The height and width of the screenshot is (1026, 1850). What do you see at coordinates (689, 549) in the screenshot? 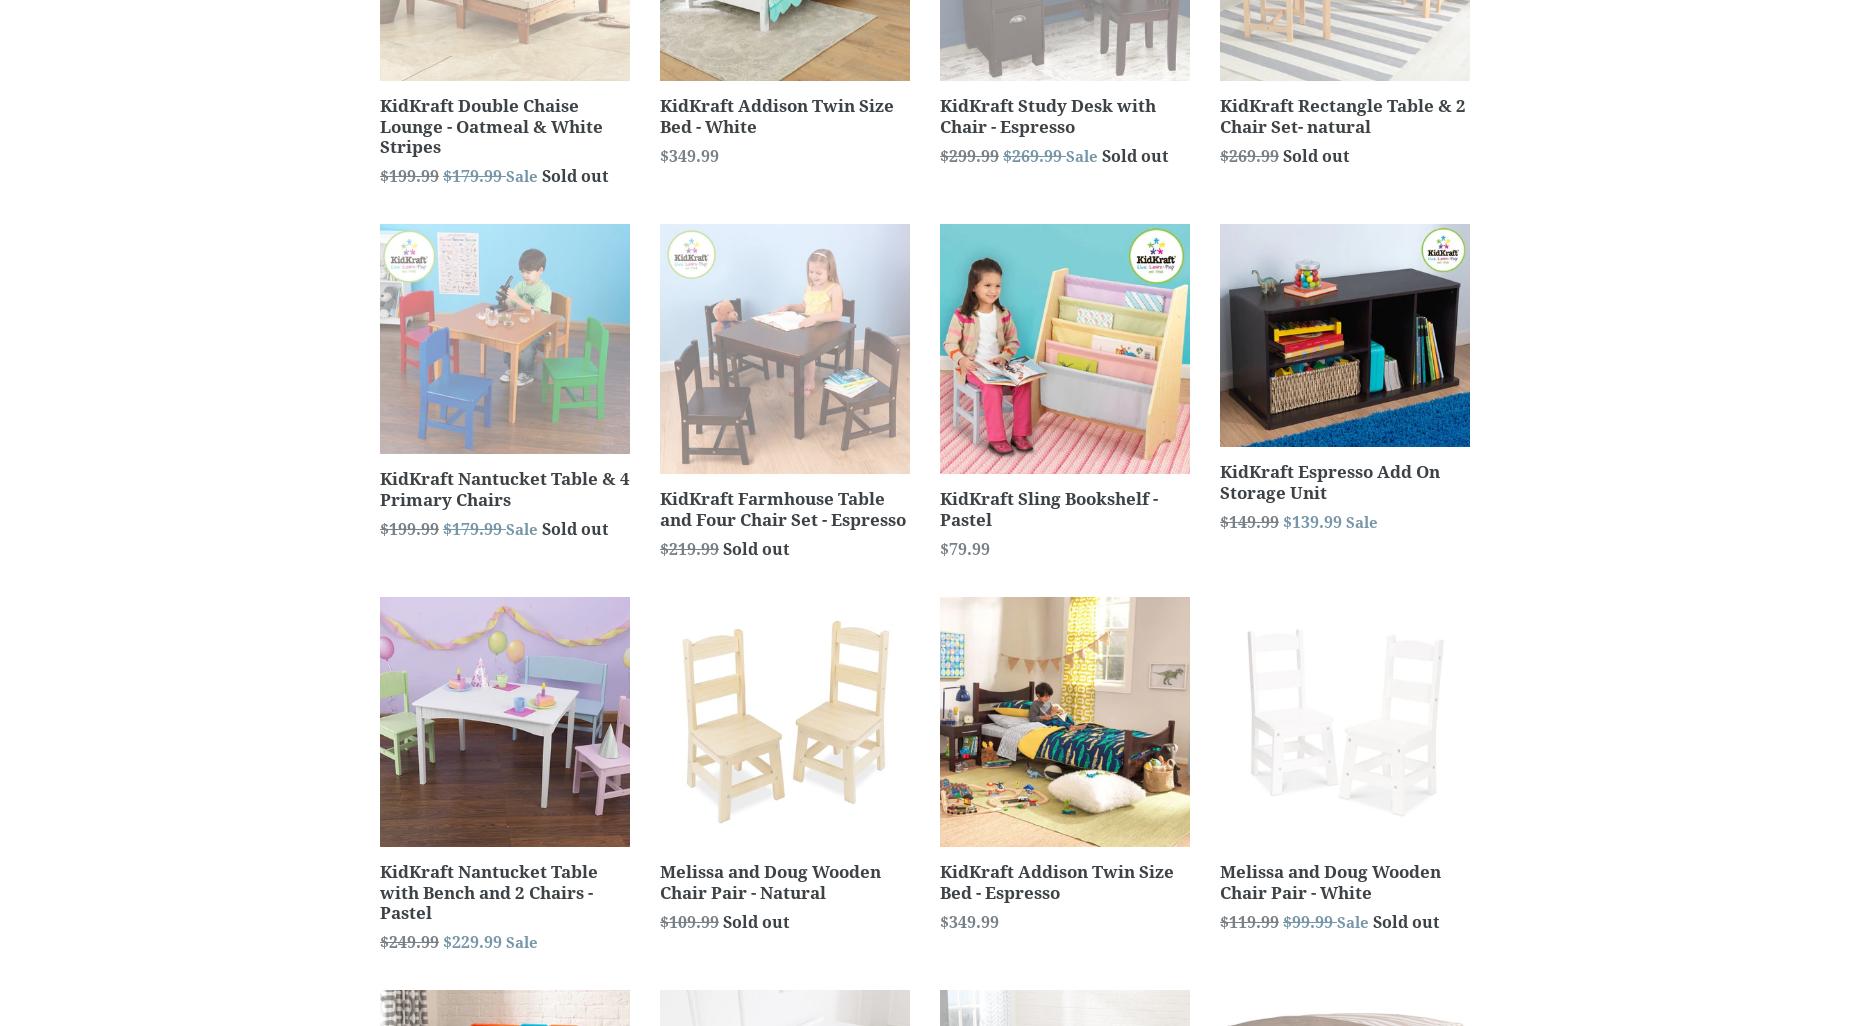
I see `'$219.99'` at bounding box center [689, 549].